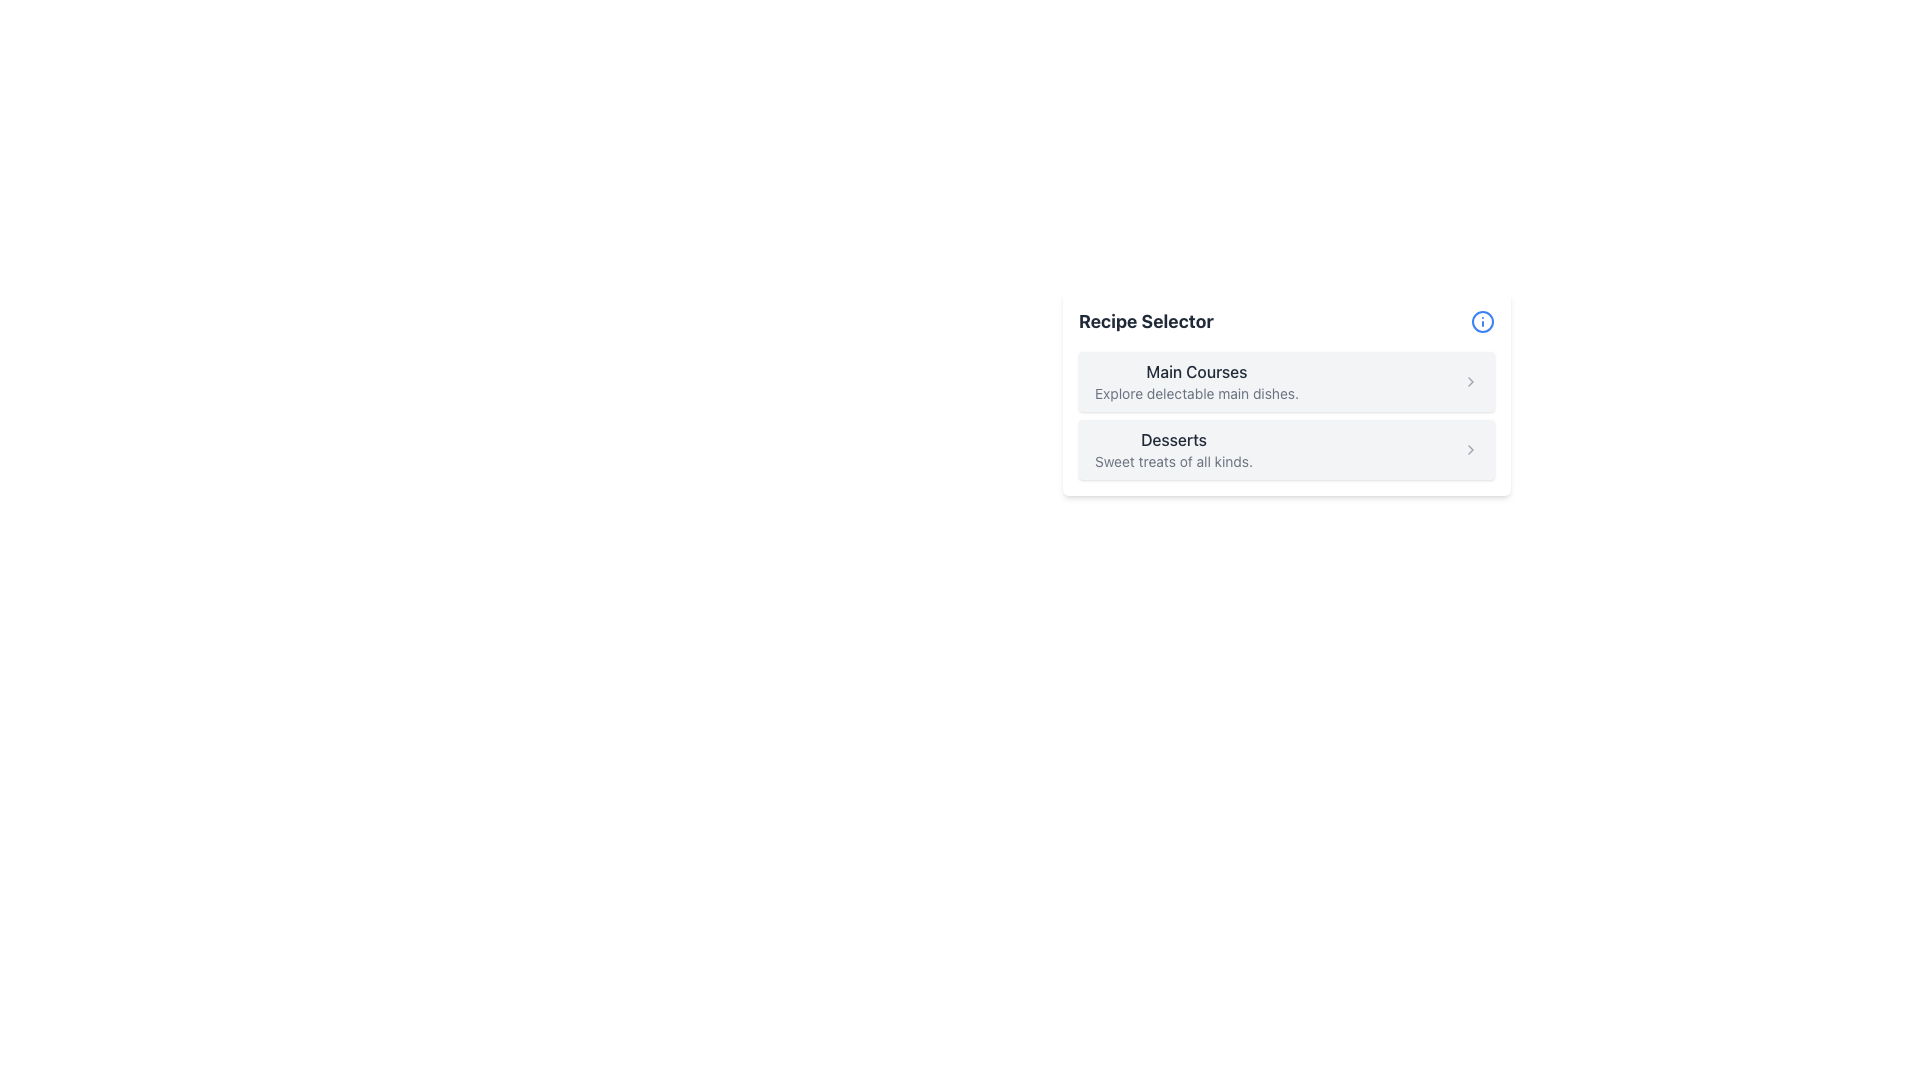 This screenshot has width=1920, height=1080. What do you see at coordinates (1286, 381) in the screenshot?
I see `the top navigation item labeled 'Main Courses'` at bounding box center [1286, 381].